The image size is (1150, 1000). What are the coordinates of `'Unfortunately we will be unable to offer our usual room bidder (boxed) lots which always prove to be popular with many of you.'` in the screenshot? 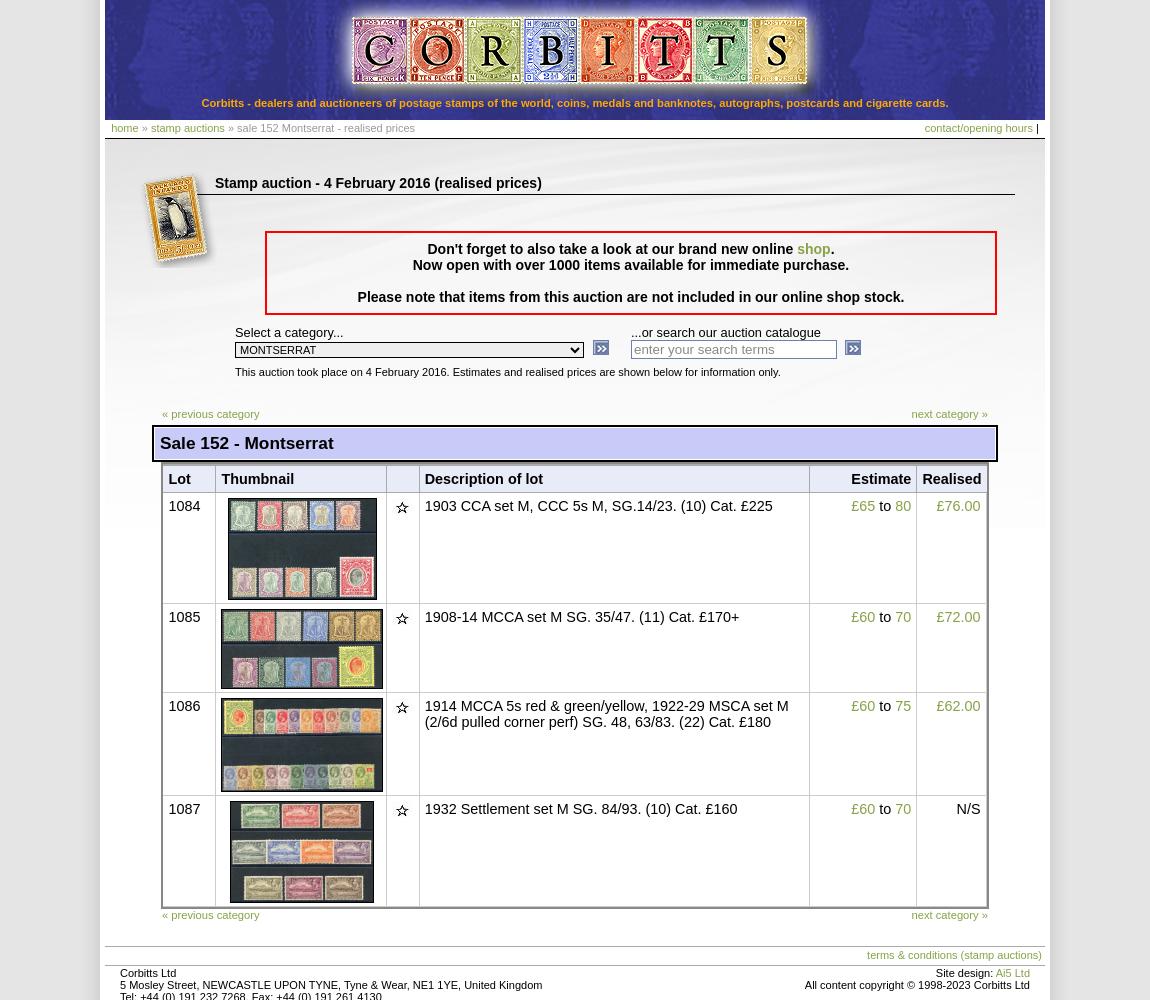 It's located at (243, 577).